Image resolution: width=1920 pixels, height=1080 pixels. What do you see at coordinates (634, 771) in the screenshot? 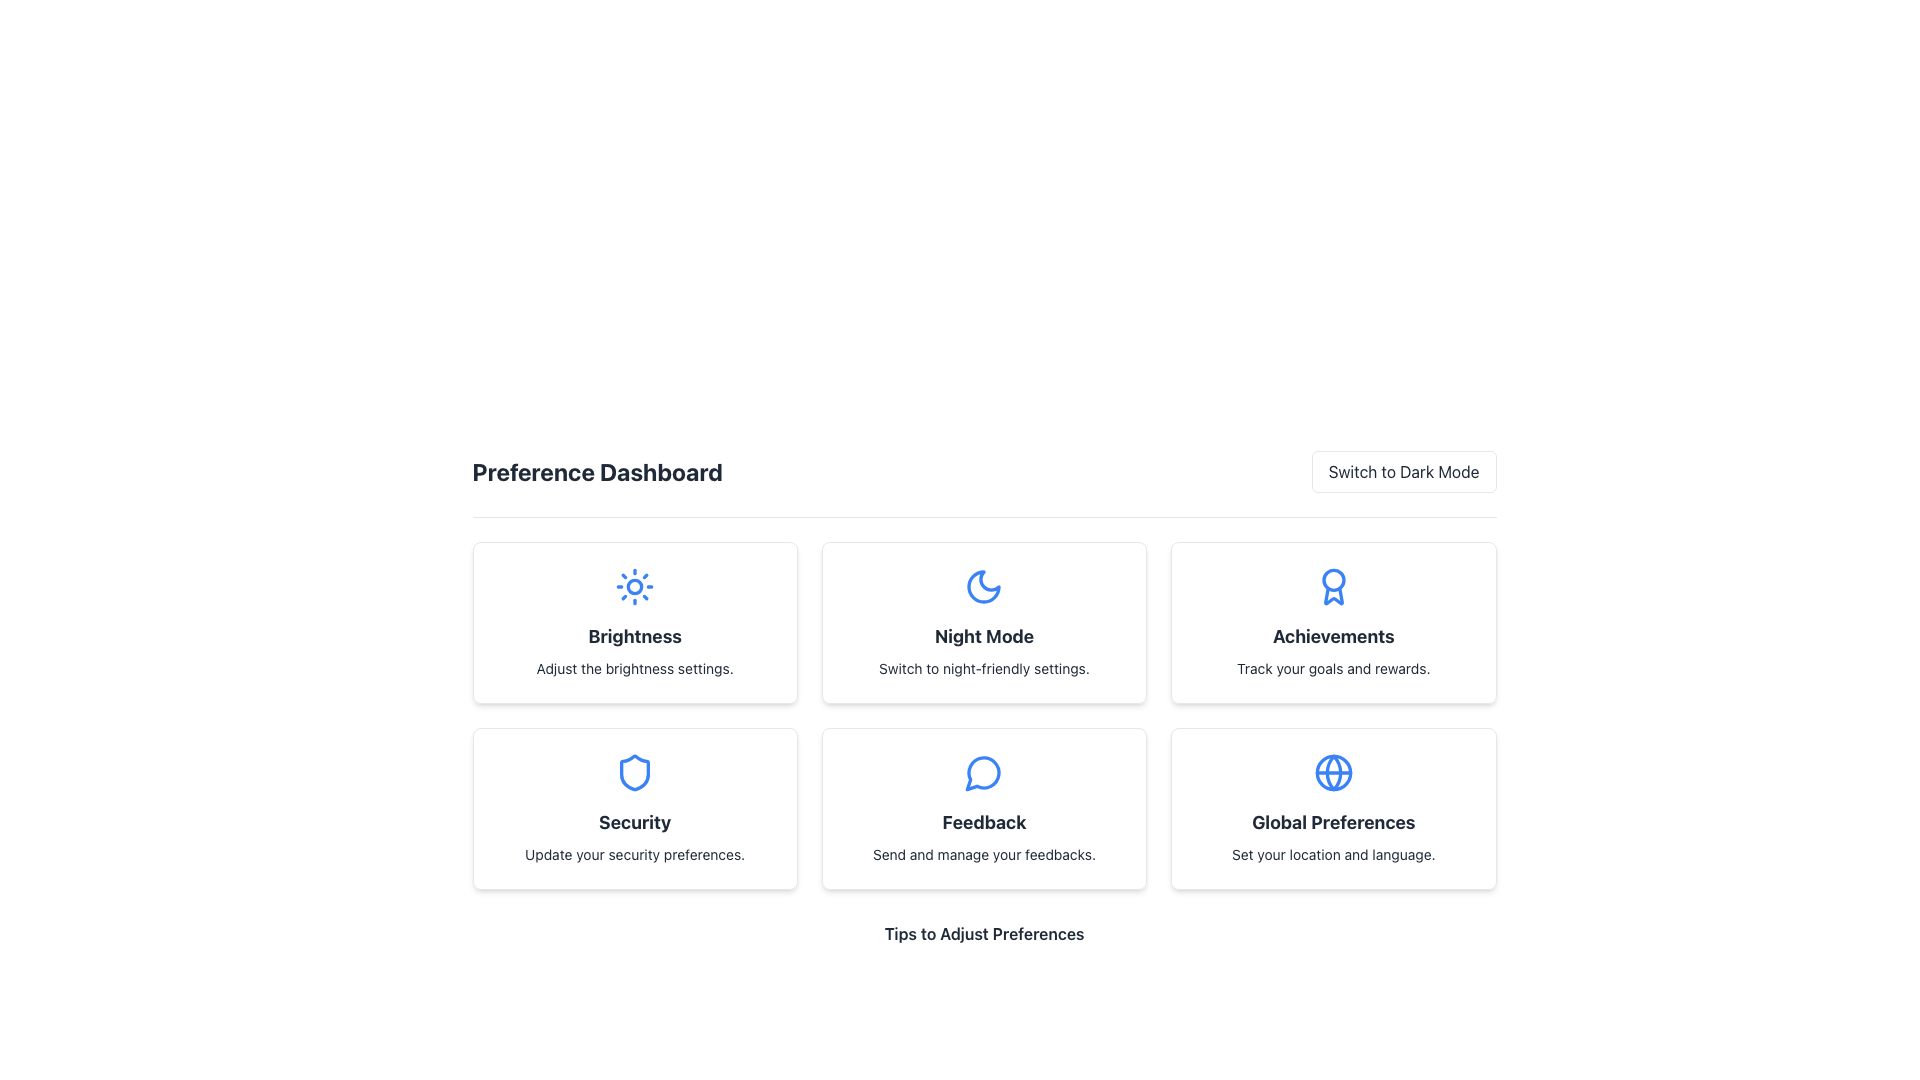
I see `the blue shield icon located at the top of the 'Security' panel, which has a clean, minimalist design and is positioned in the bottom-left portion of a grid of options` at bounding box center [634, 771].